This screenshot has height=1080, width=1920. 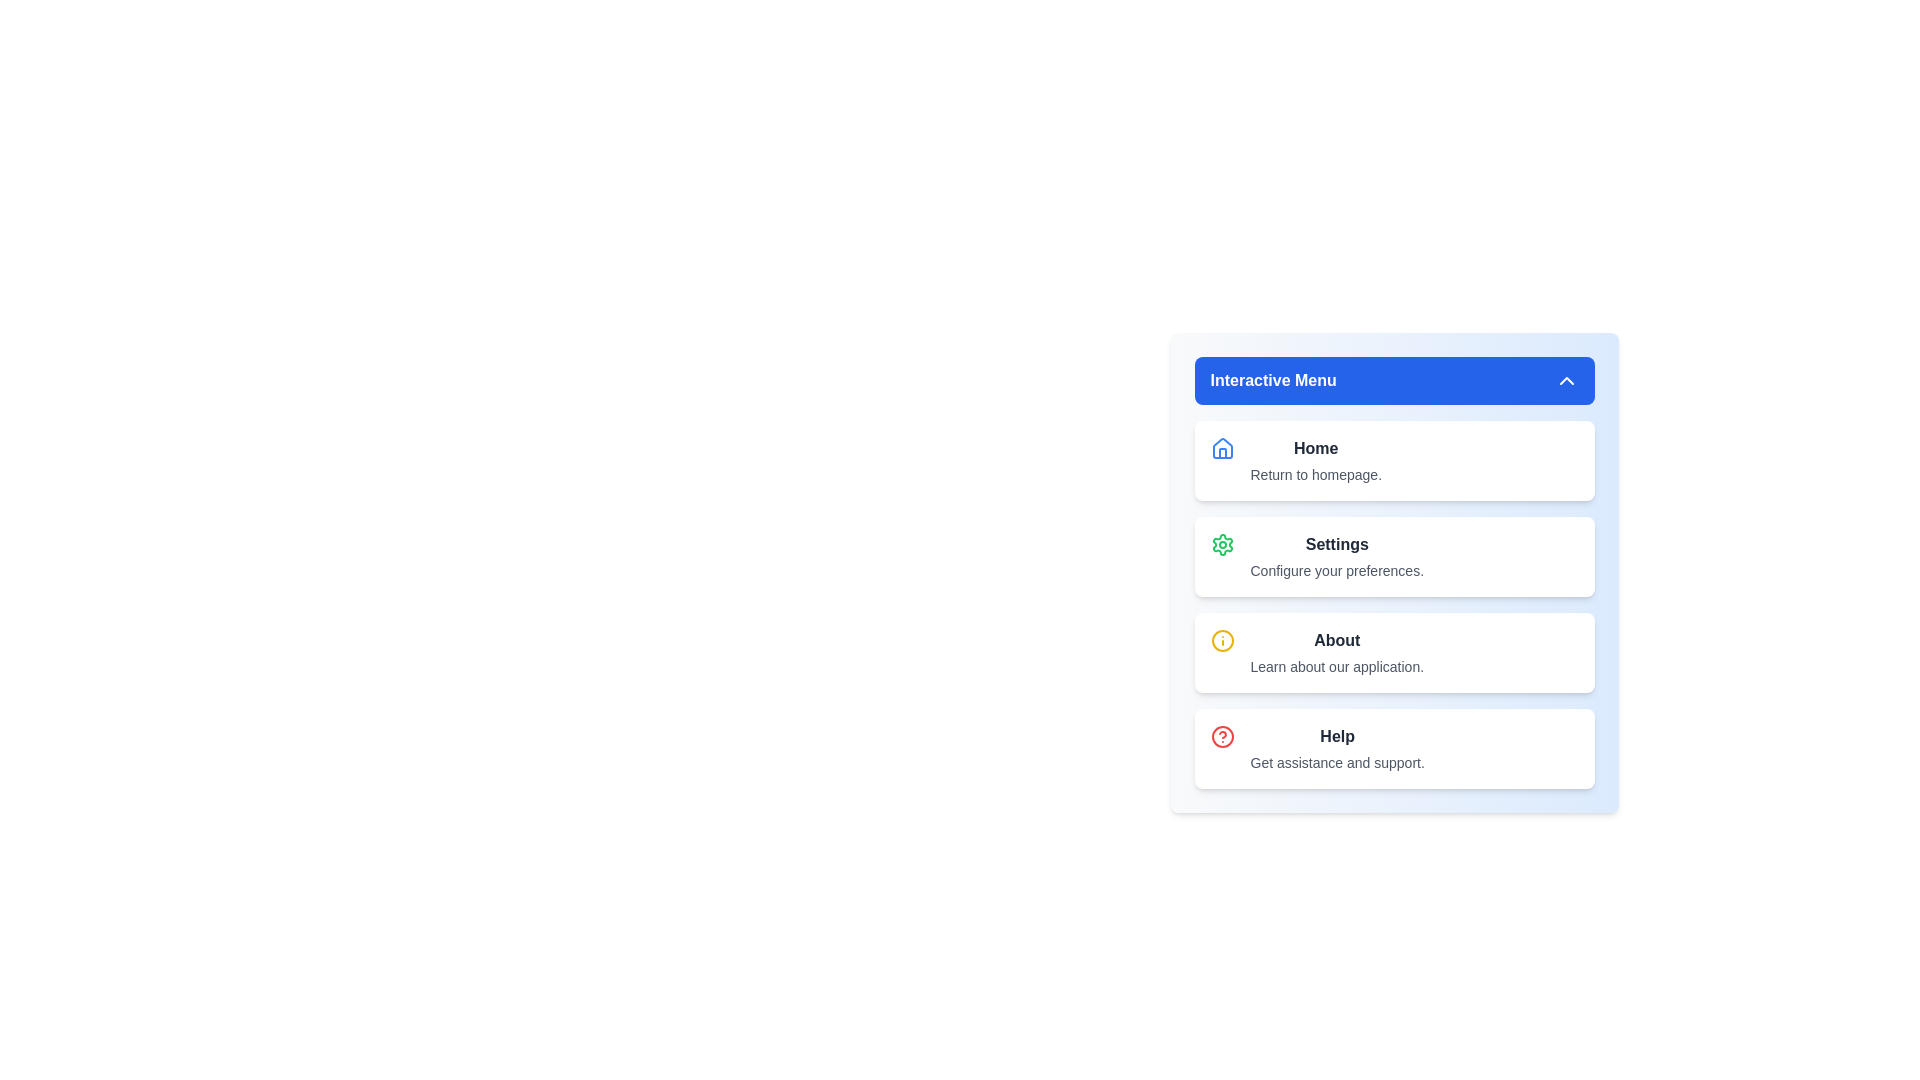 I want to click on the small blue house icon representing the 'Home' menu option, which is located adjacent to the text labeled 'Home' and 'Return to homepage.', so click(x=1221, y=447).